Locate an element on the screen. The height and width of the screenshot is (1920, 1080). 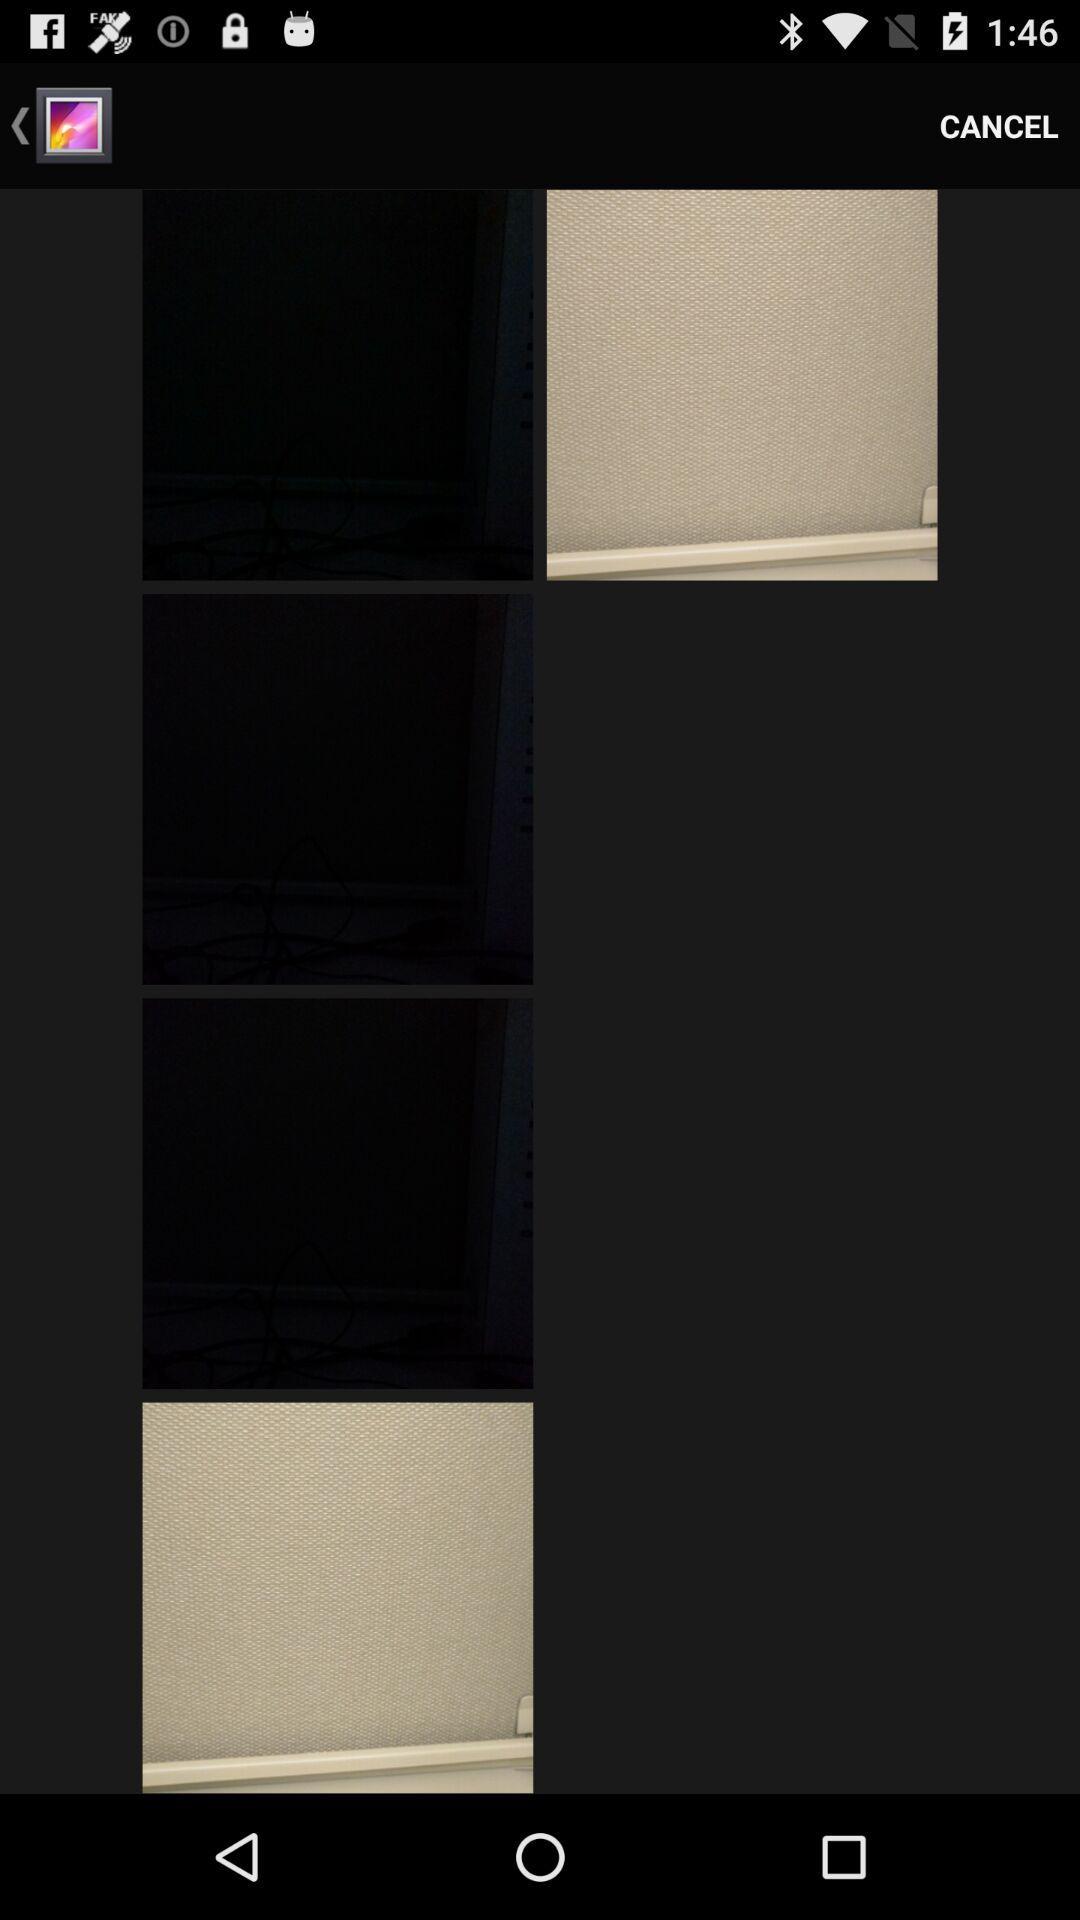
the cancel is located at coordinates (999, 124).